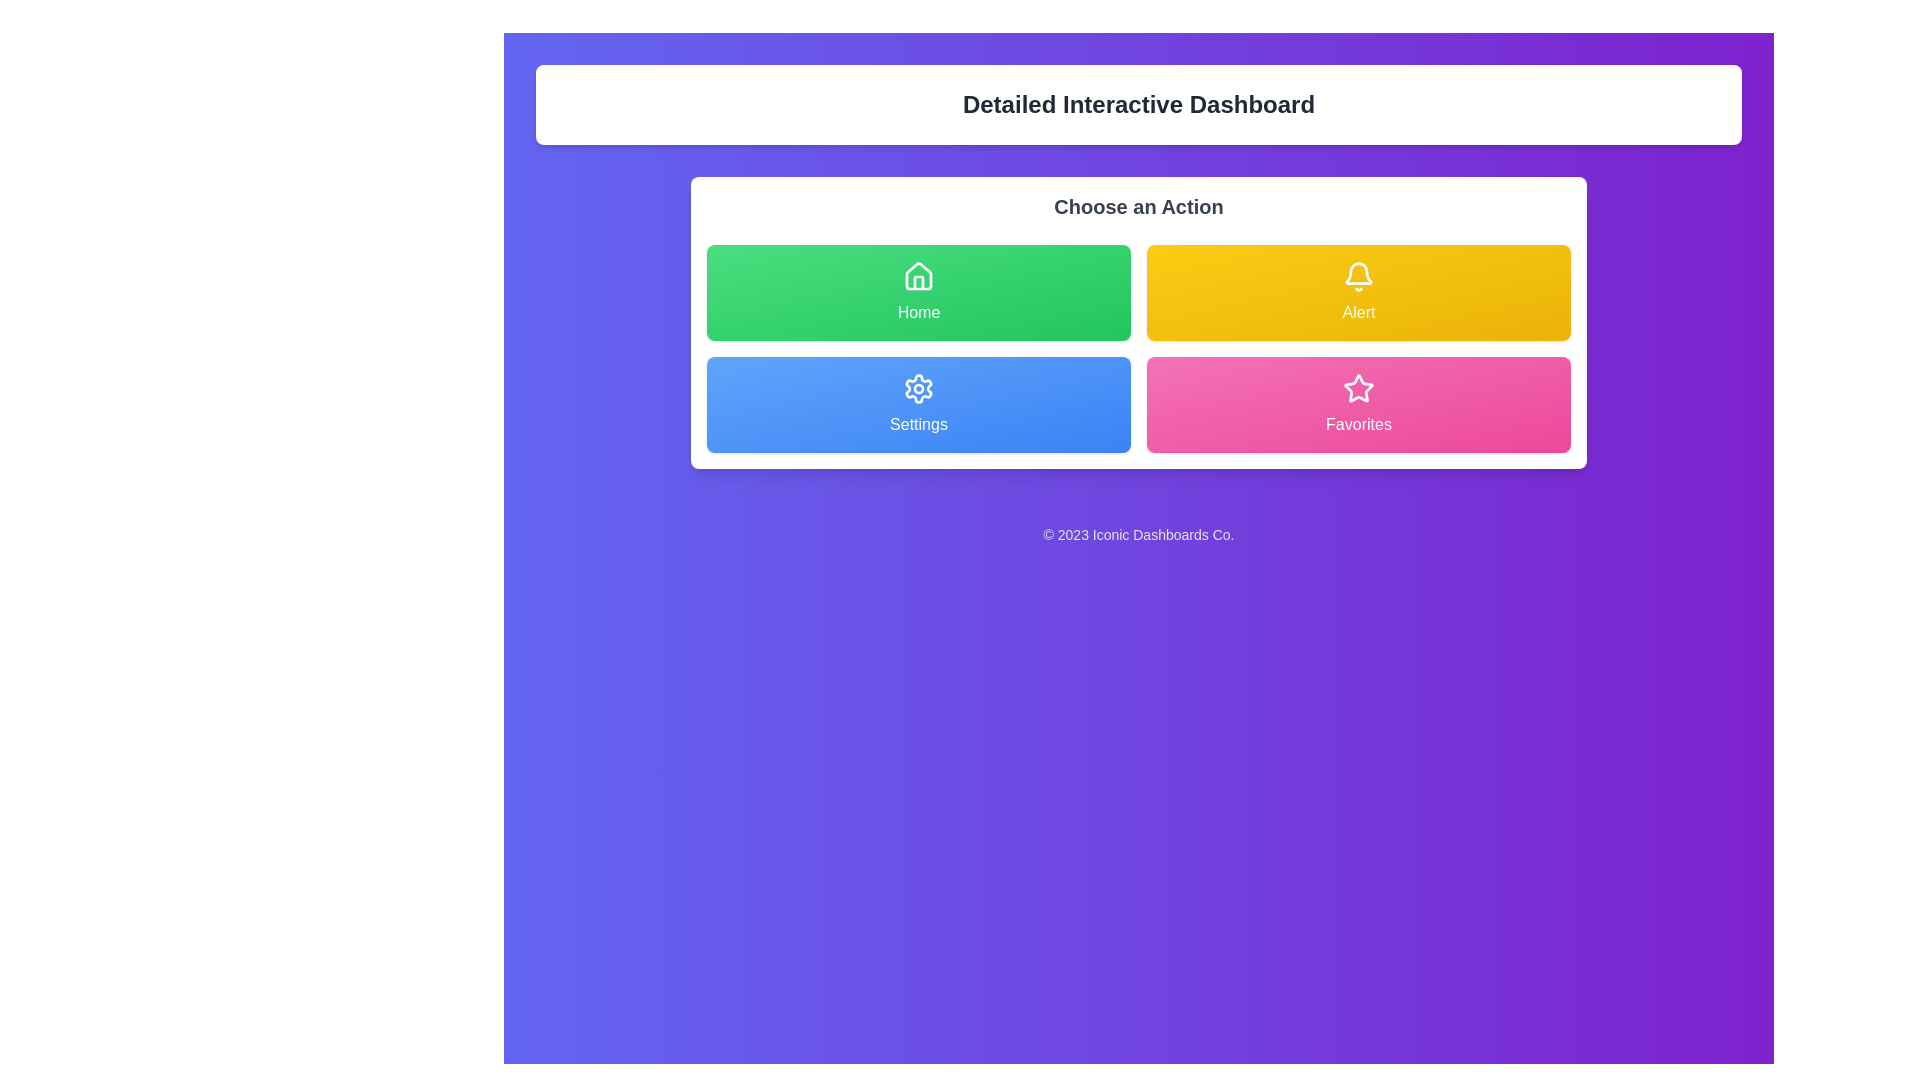 The height and width of the screenshot is (1080, 1920). Describe the element at coordinates (917, 293) in the screenshot. I see `the navigation button in the top left corner of the 'Choose an Action' grid to trigger the shadow animation` at that location.